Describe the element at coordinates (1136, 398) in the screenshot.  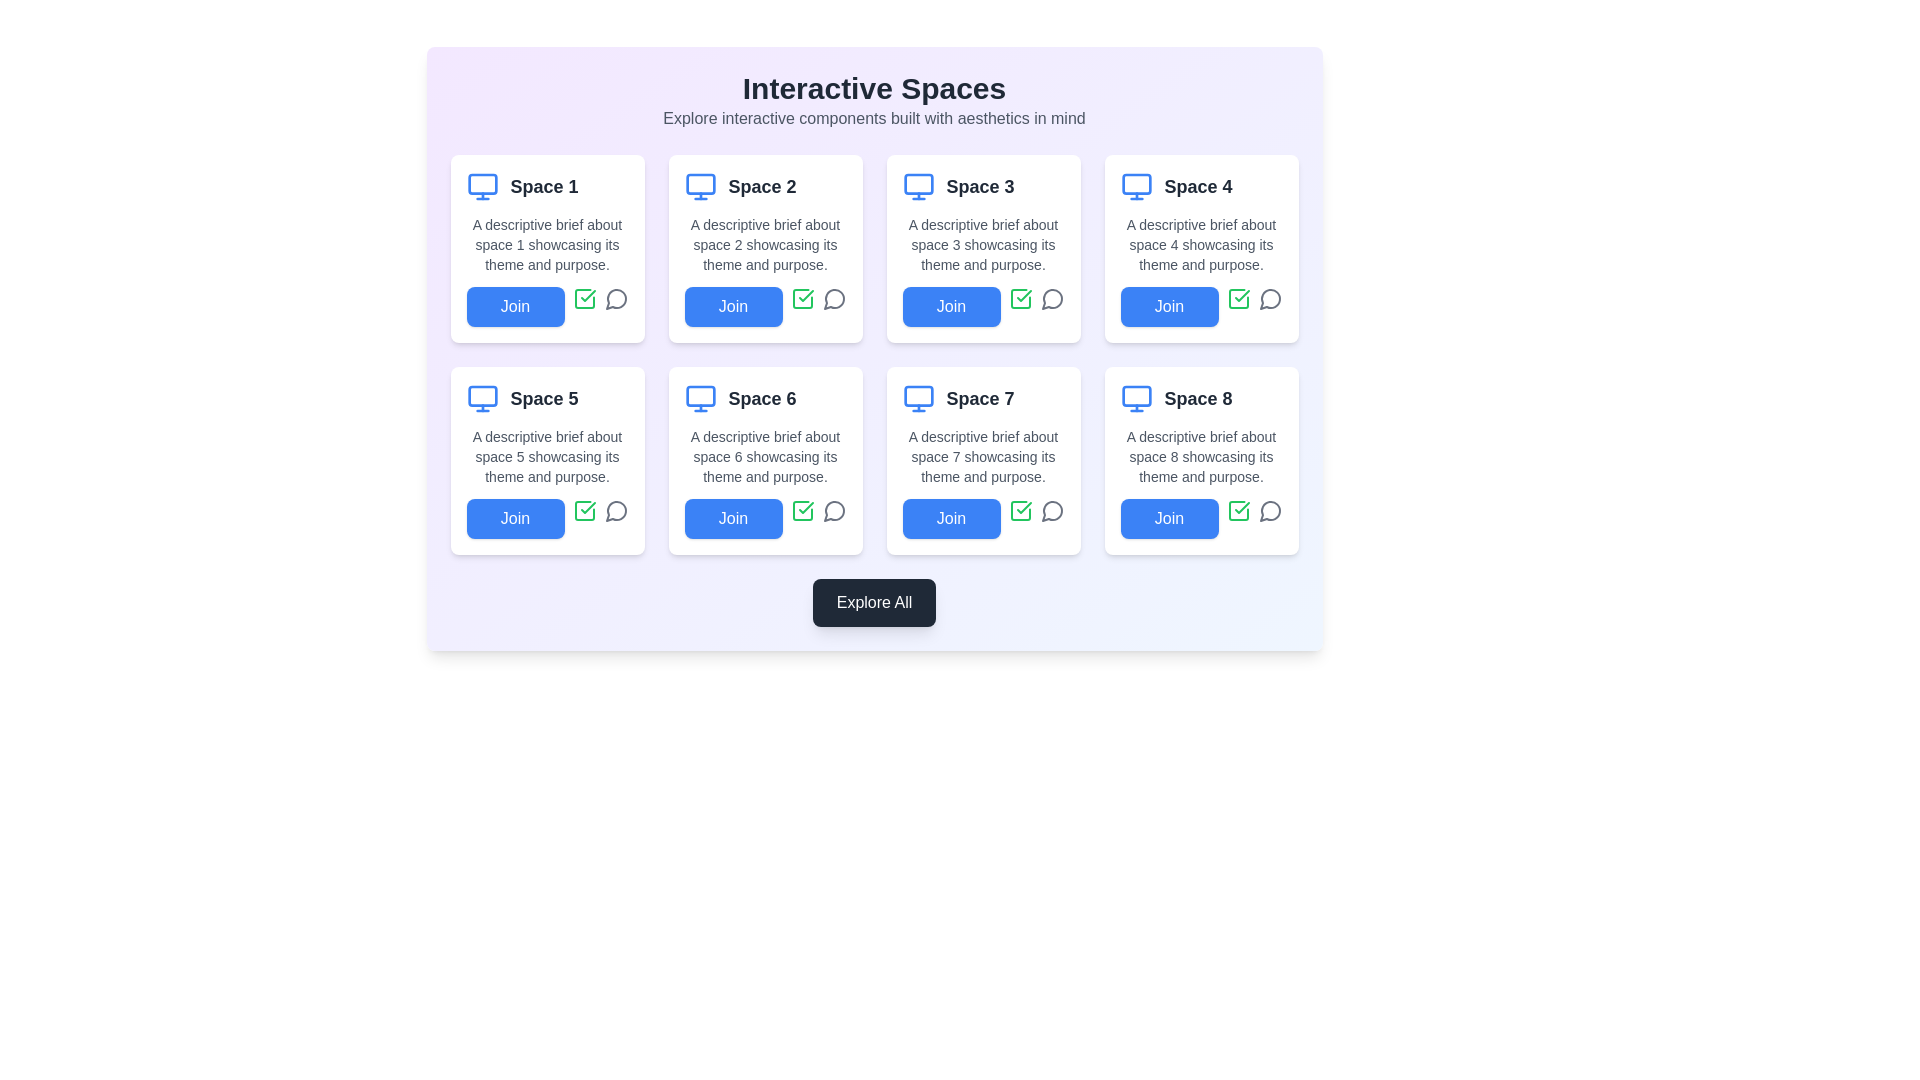
I see `the icon representing the concept of 'Space' located in the top-left region of the 'Space 8' card, next to the title` at that location.